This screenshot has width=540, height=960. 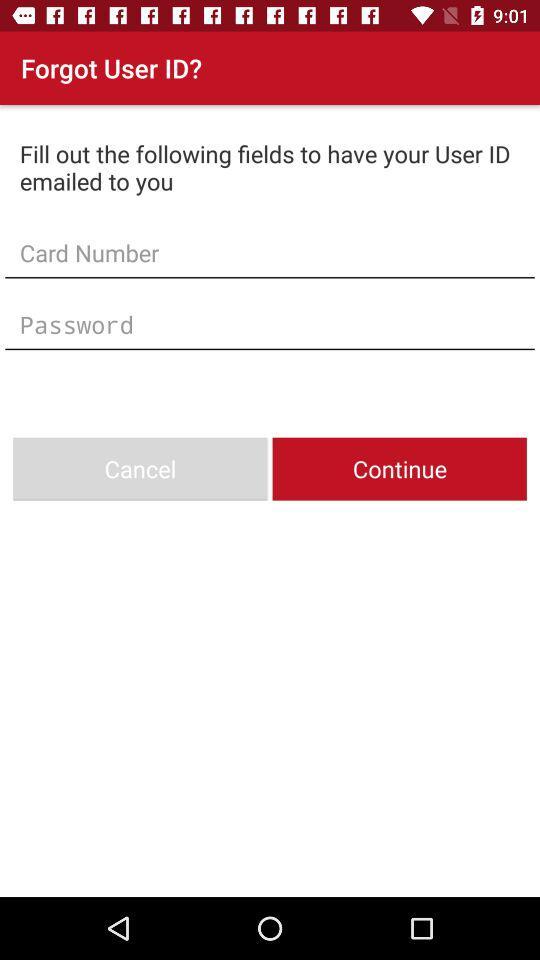 I want to click on cancel on the left, so click(x=139, y=469).